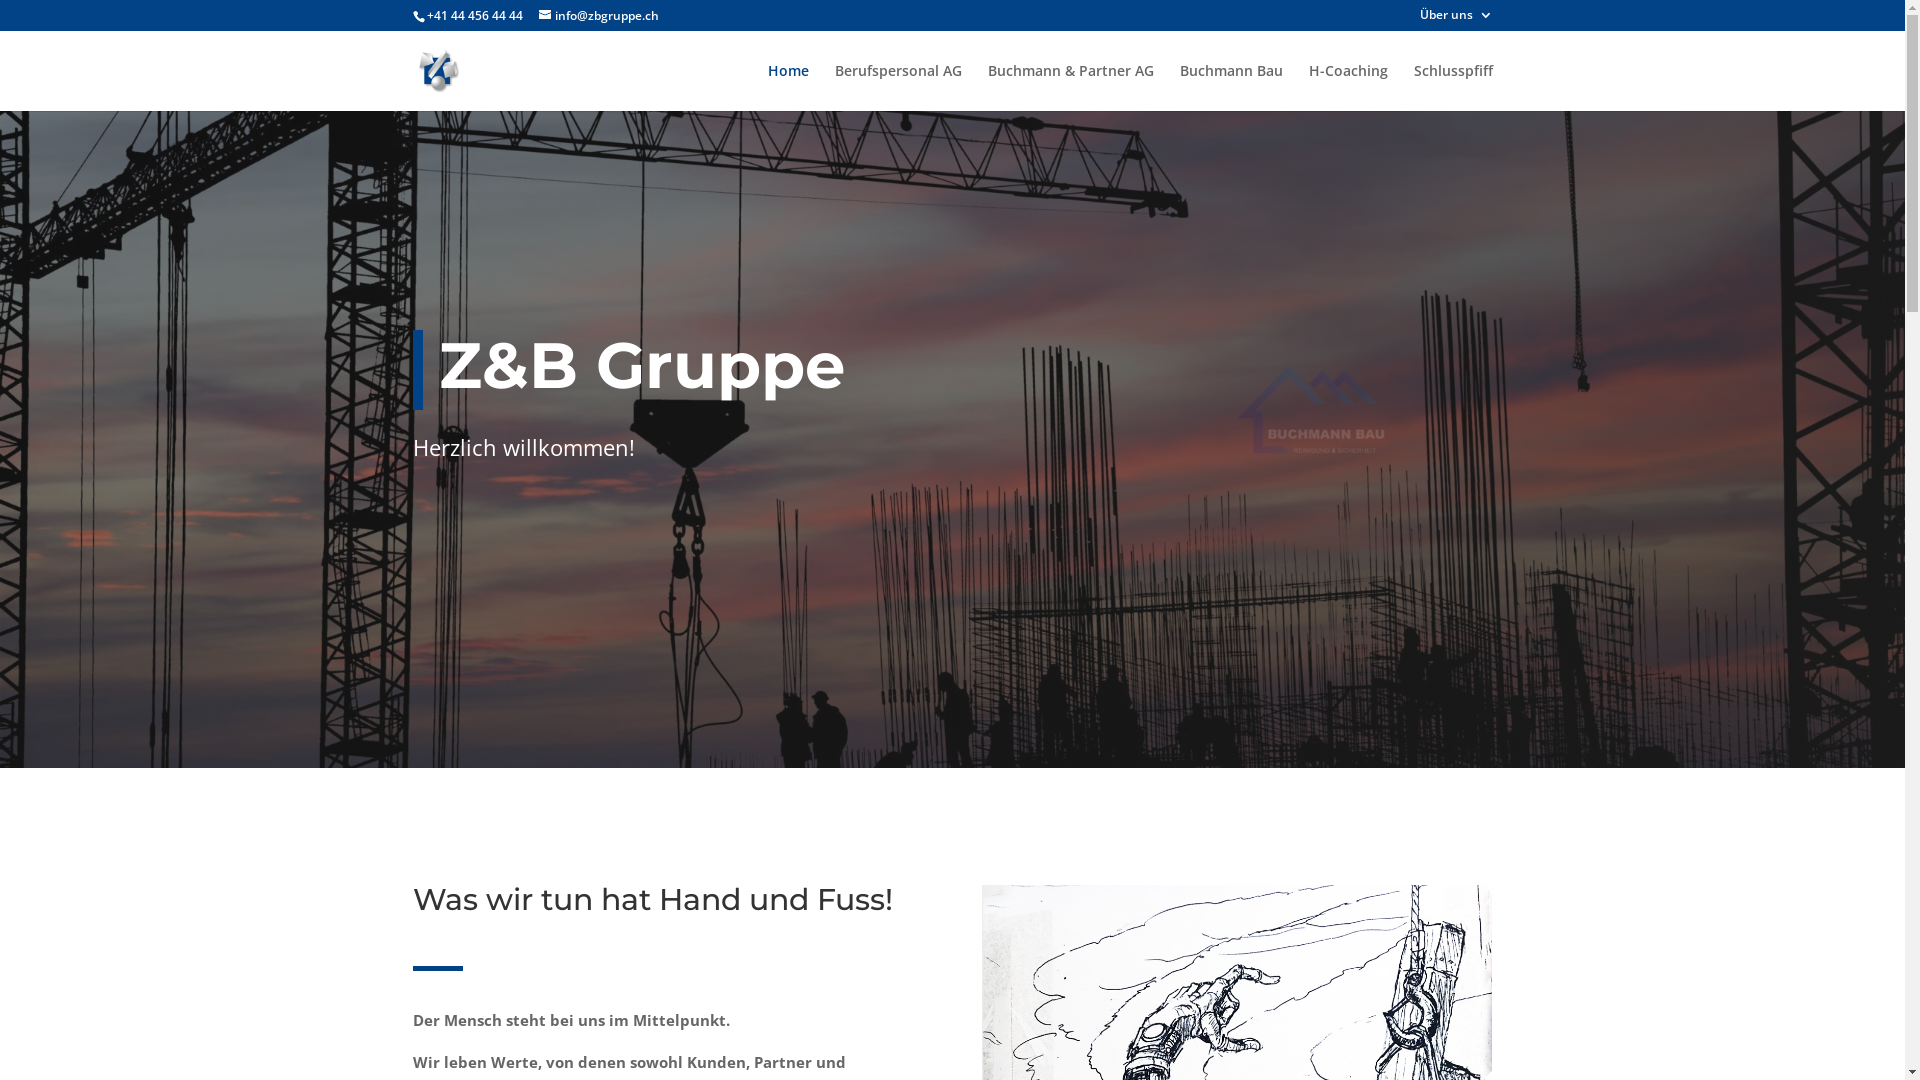  Describe the element at coordinates (1453, 86) in the screenshot. I see `'Schlusspfiff'` at that location.